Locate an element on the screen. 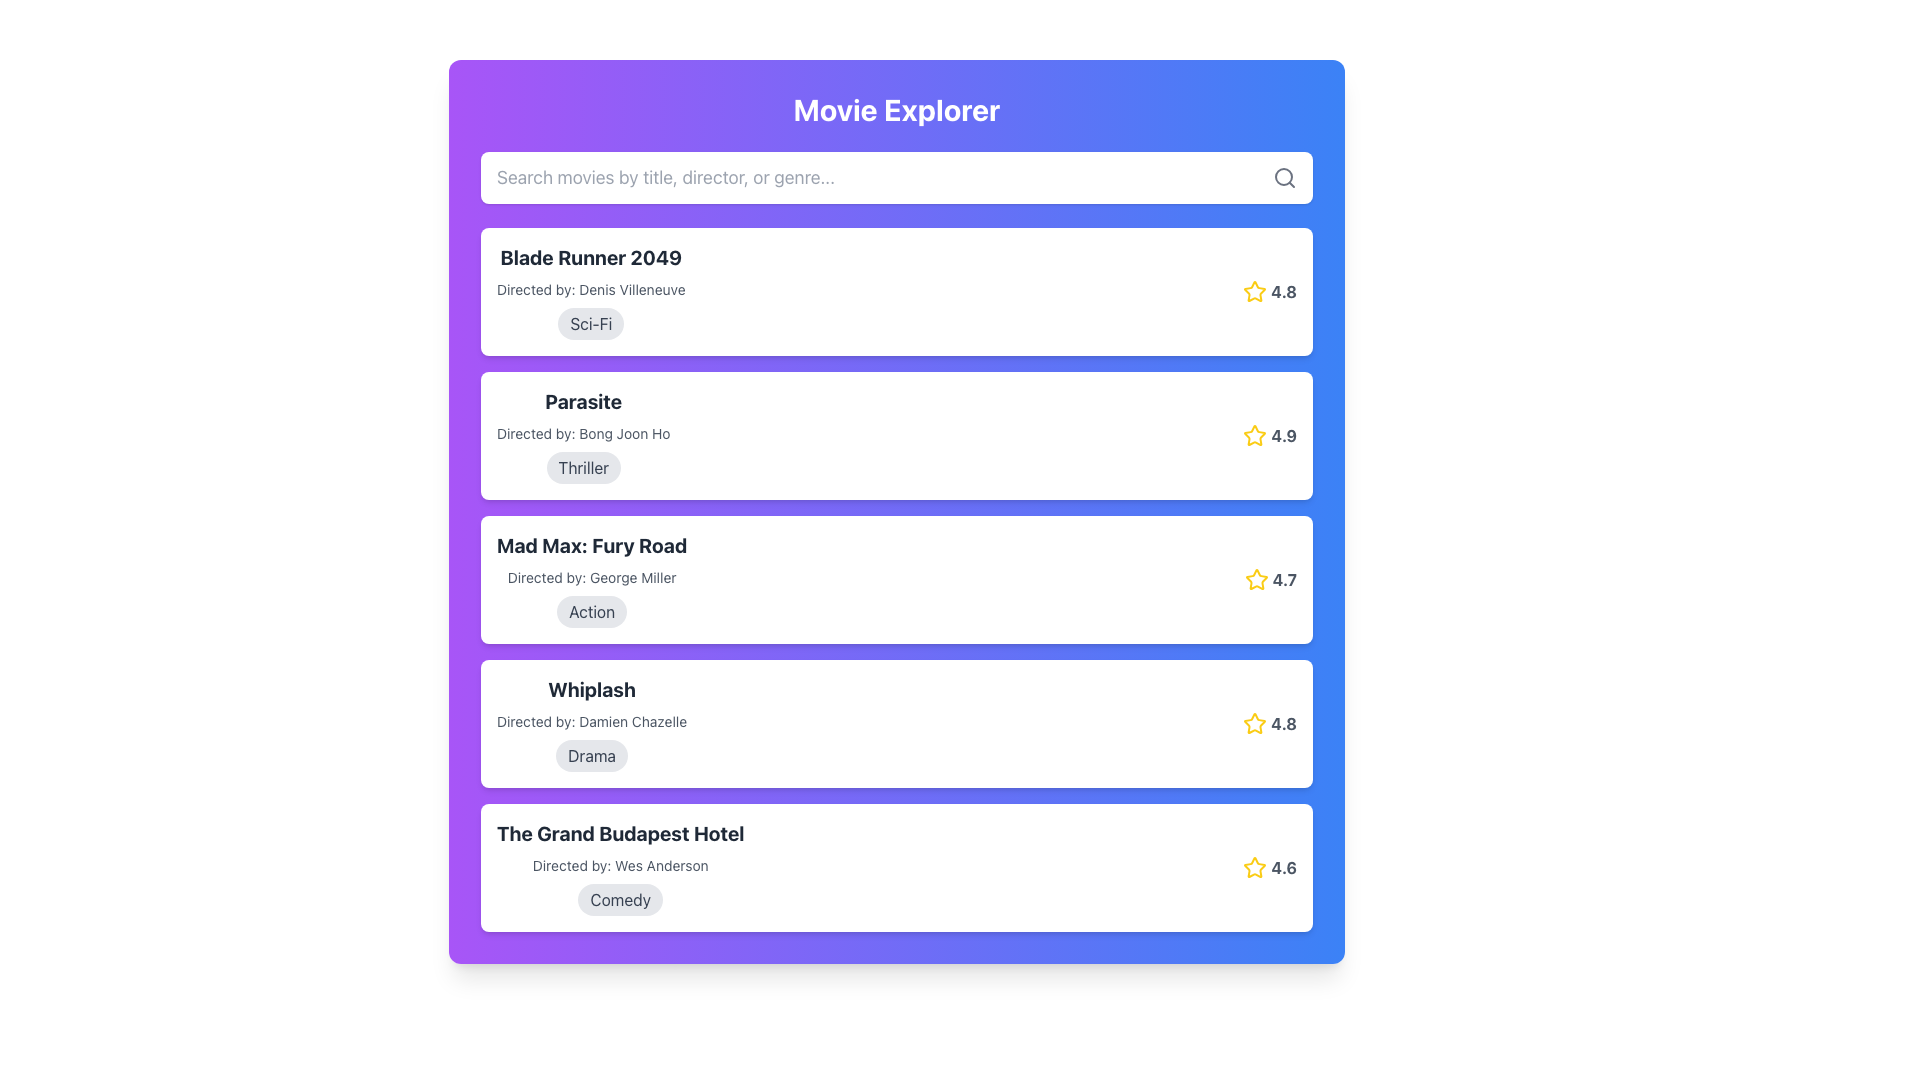 The width and height of the screenshot is (1920, 1080). the yellow star icon located to the left of the numeric rating '4.6' in the bottom-most item of the listing is located at coordinates (1254, 866).